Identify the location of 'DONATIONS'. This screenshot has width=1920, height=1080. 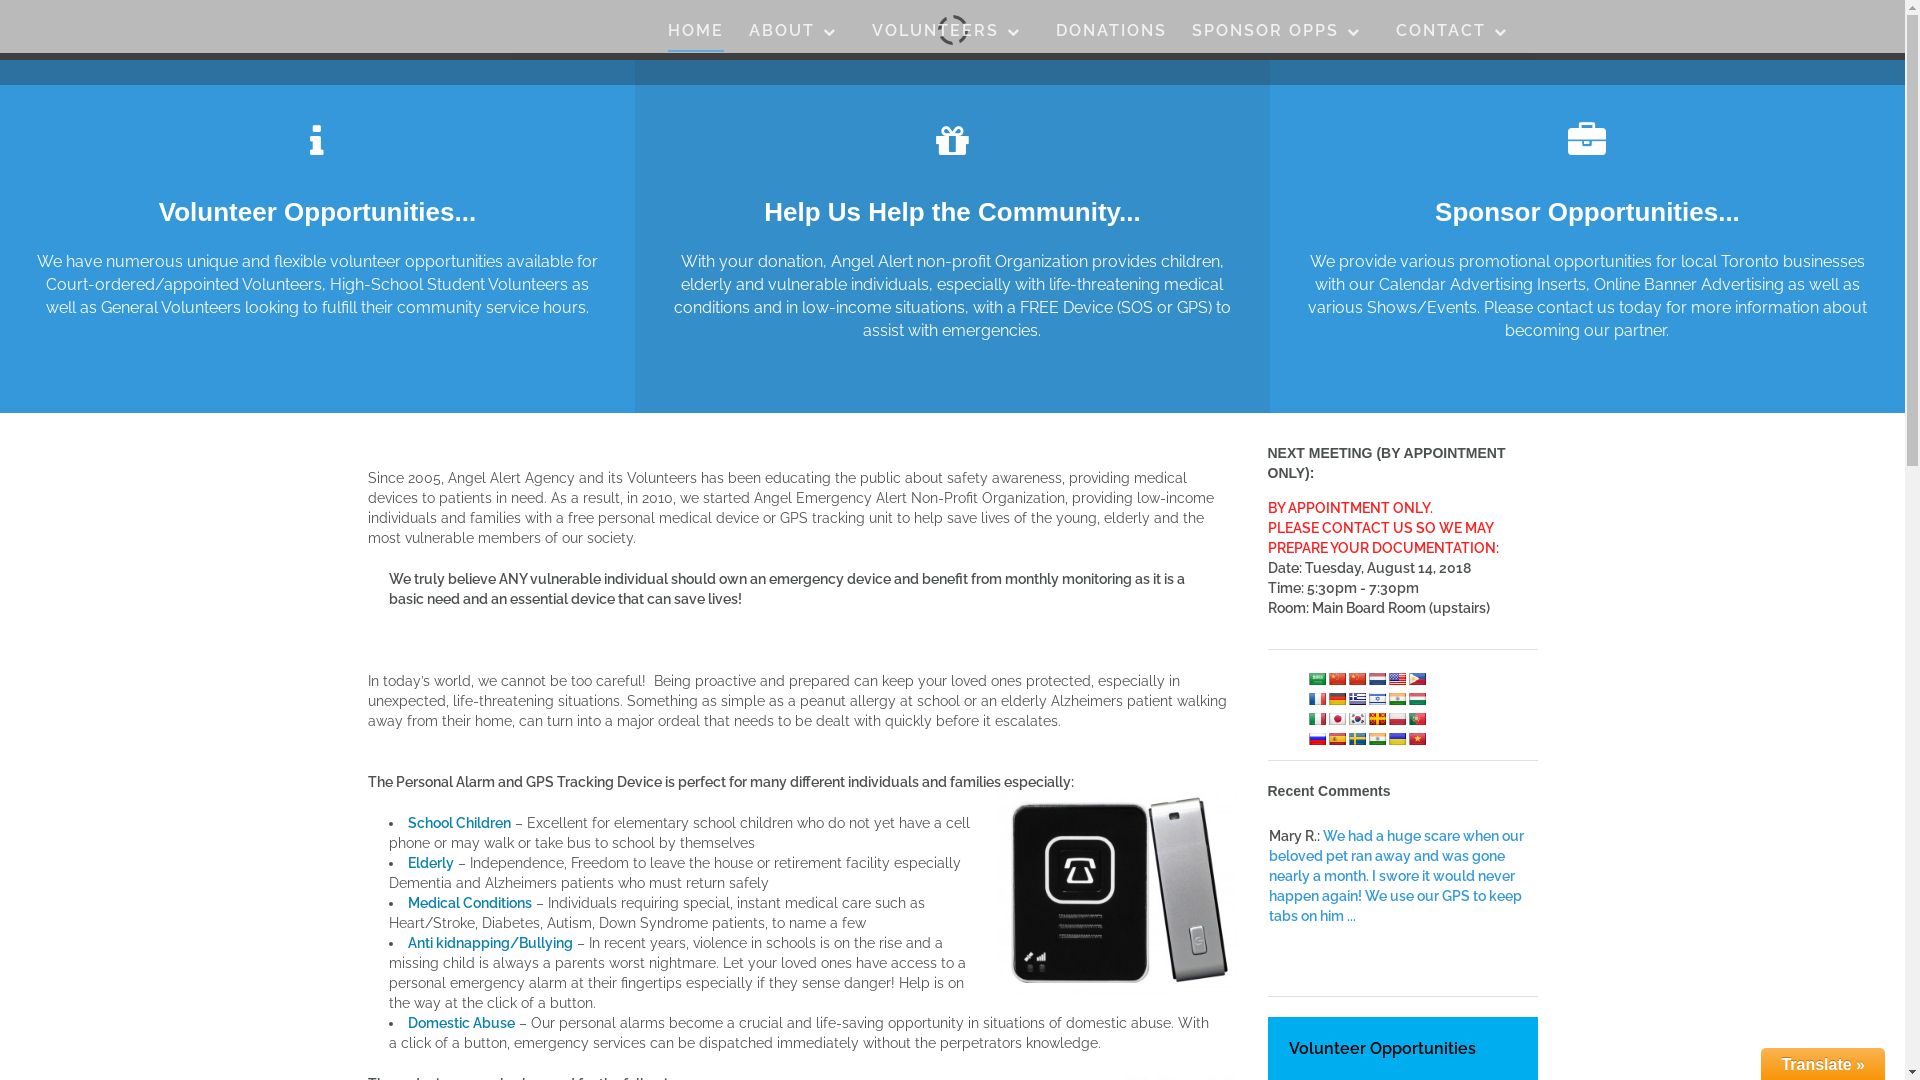
(1055, 34).